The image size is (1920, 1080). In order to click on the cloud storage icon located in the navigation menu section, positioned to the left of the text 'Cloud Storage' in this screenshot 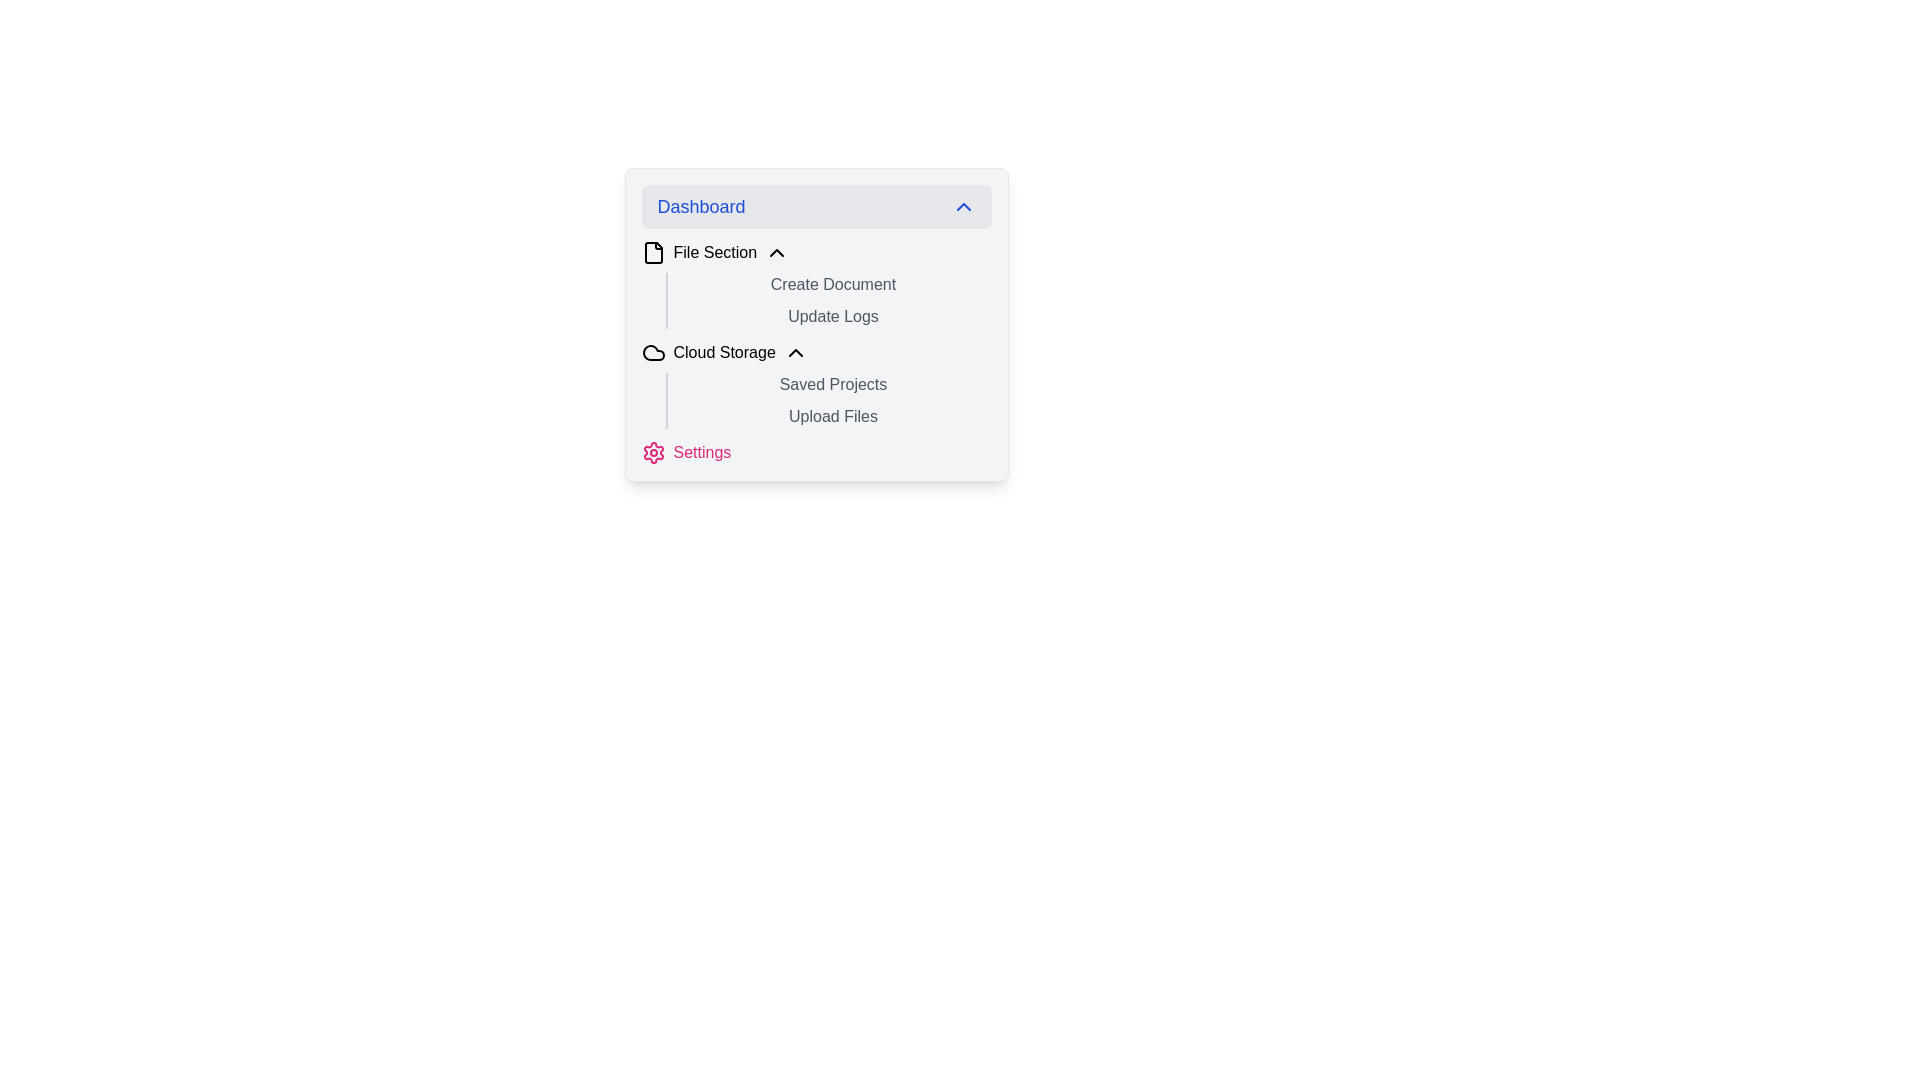, I will do `click(653, 352)`.